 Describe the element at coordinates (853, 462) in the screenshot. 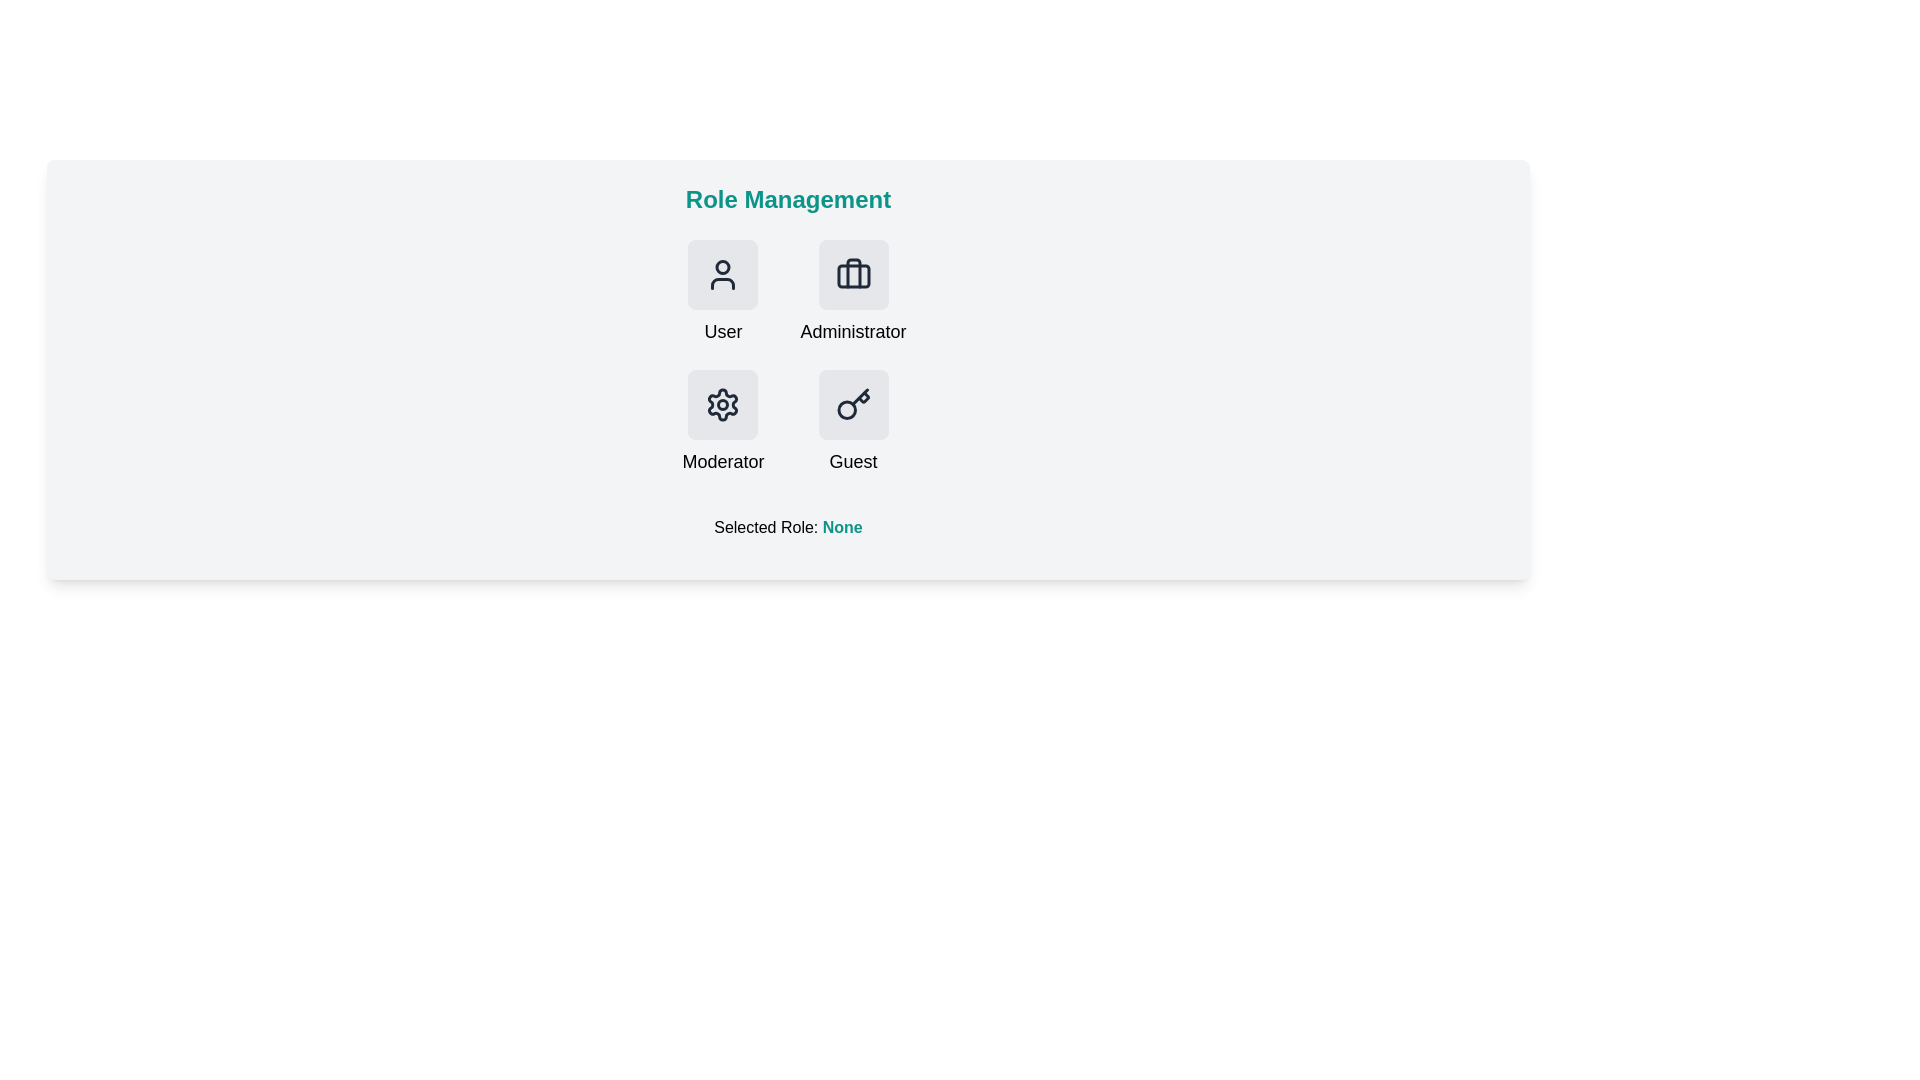

I see `the static text label that says 'Guest', which is positioned below the key icon within the role options group` at that location.